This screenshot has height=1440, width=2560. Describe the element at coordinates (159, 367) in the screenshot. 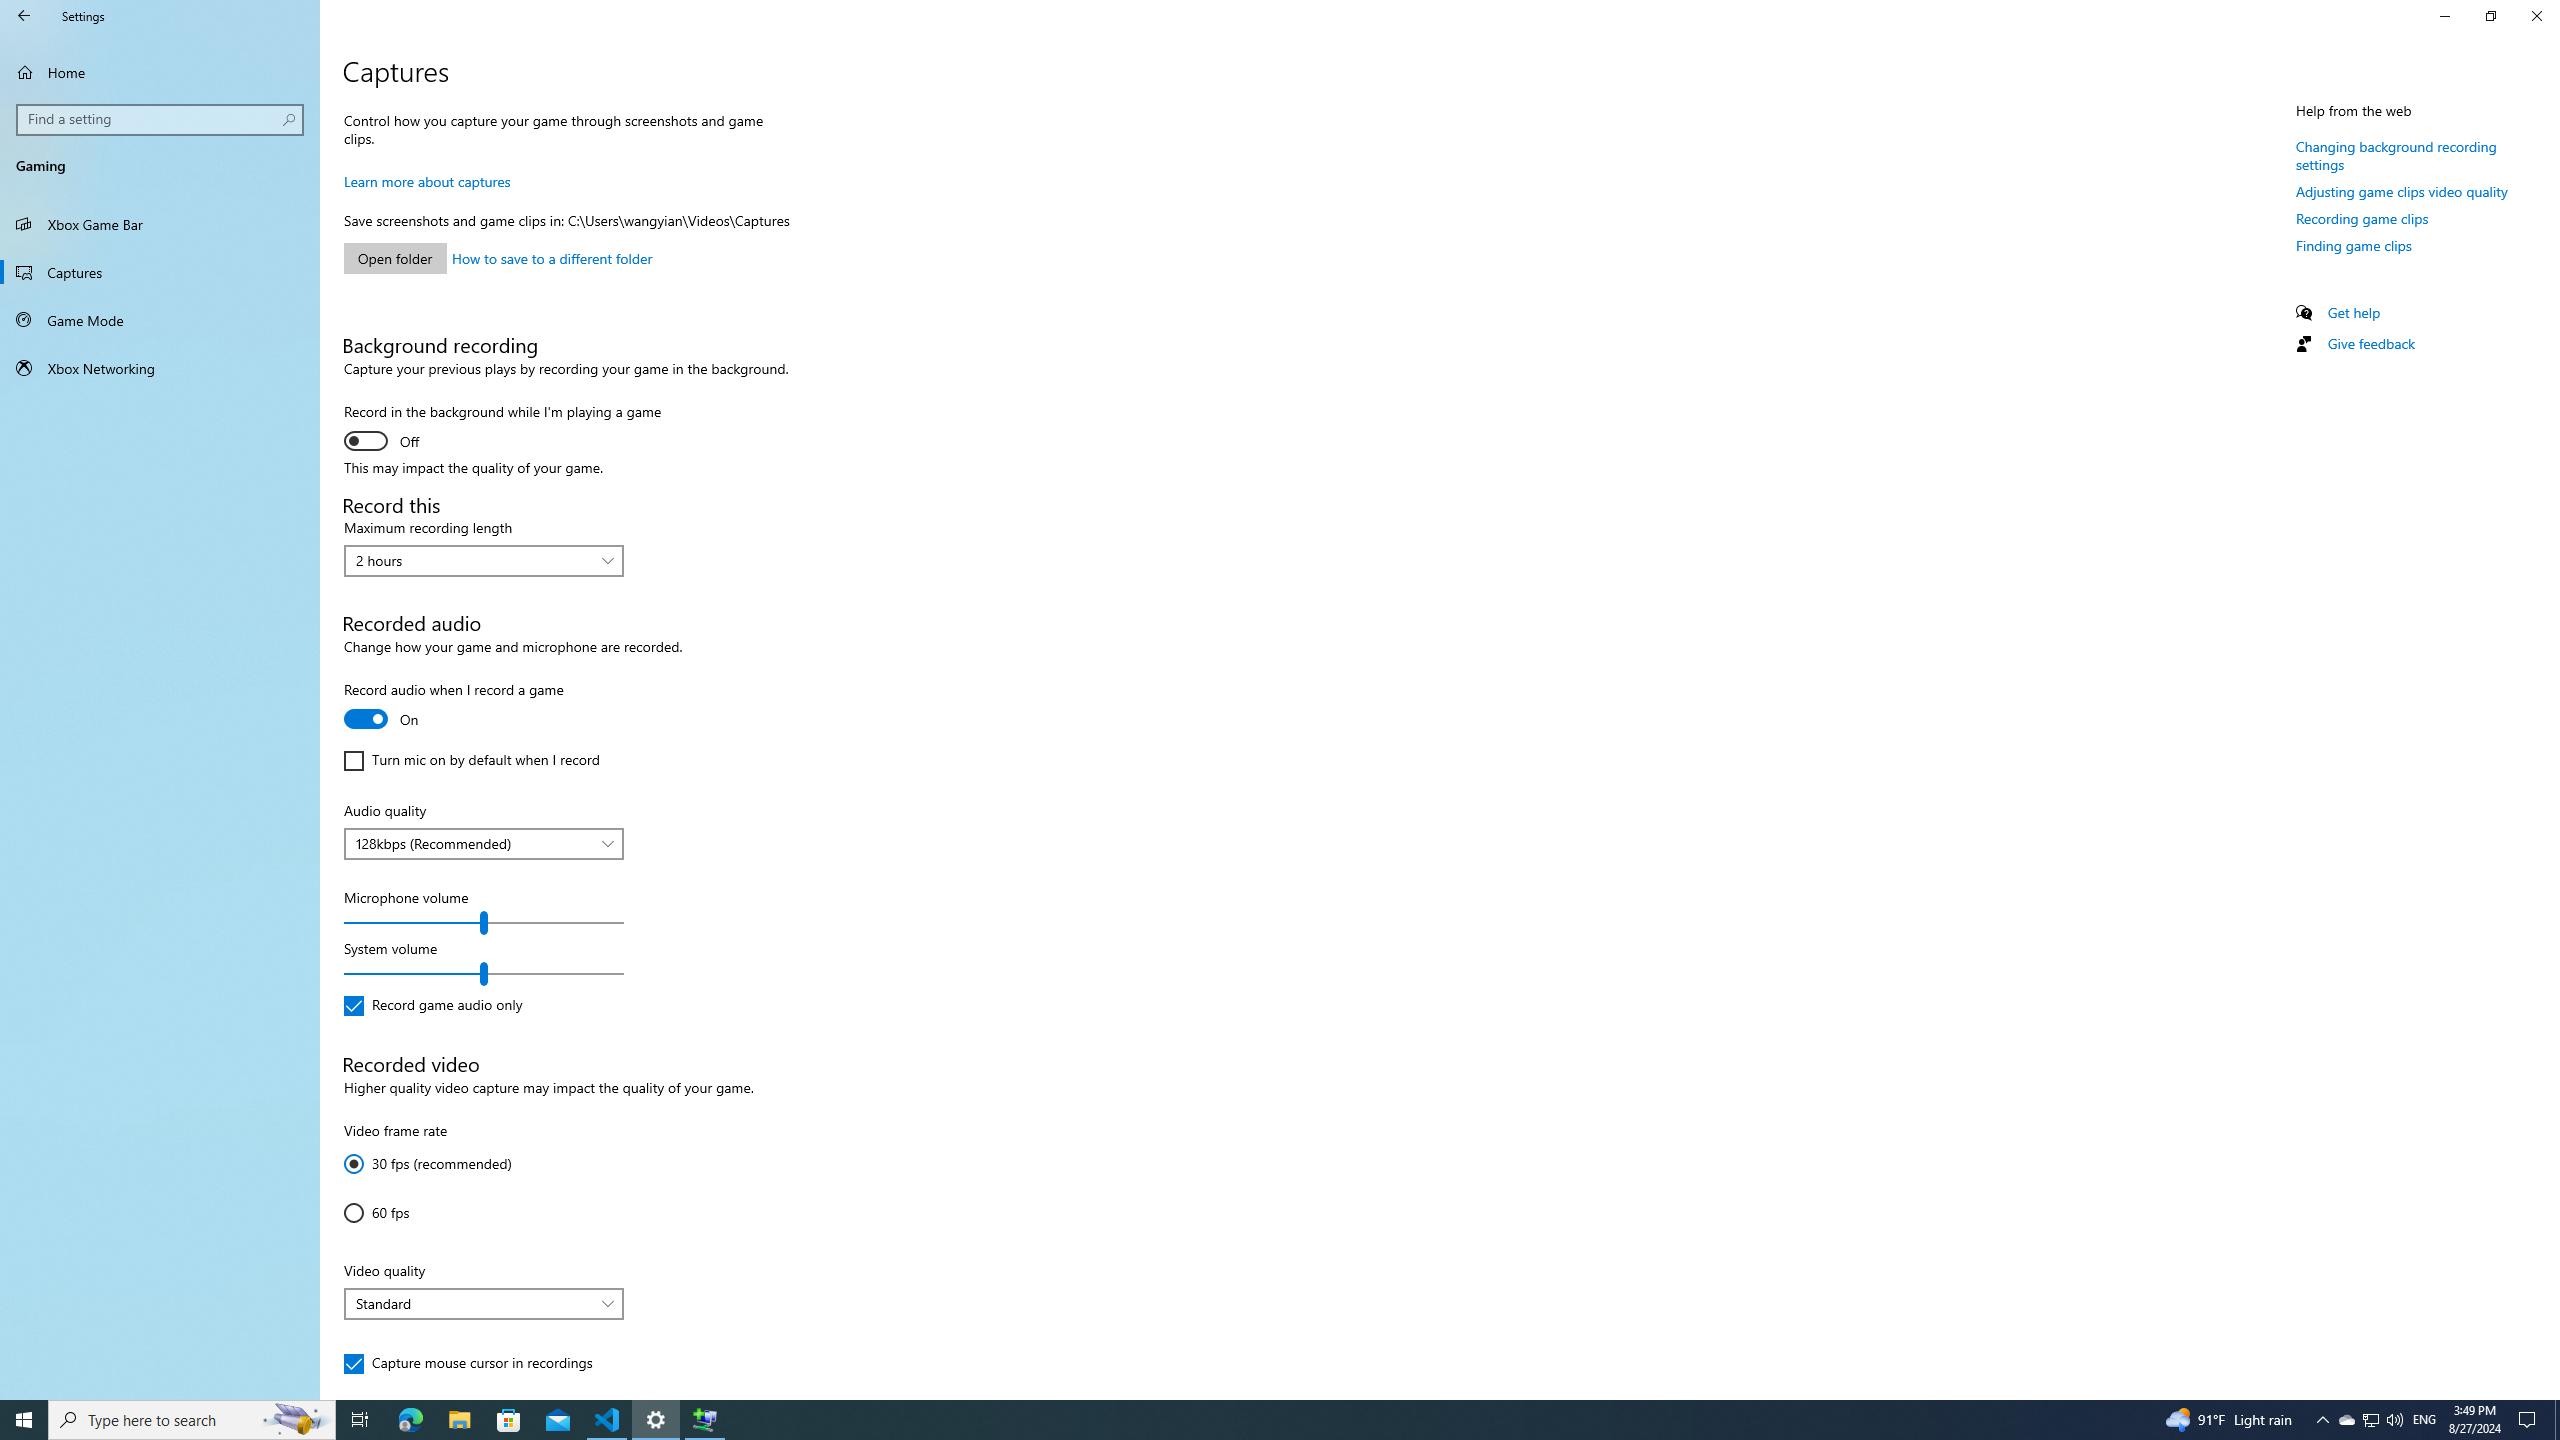

I see `'Xbox Networking'` at that location.